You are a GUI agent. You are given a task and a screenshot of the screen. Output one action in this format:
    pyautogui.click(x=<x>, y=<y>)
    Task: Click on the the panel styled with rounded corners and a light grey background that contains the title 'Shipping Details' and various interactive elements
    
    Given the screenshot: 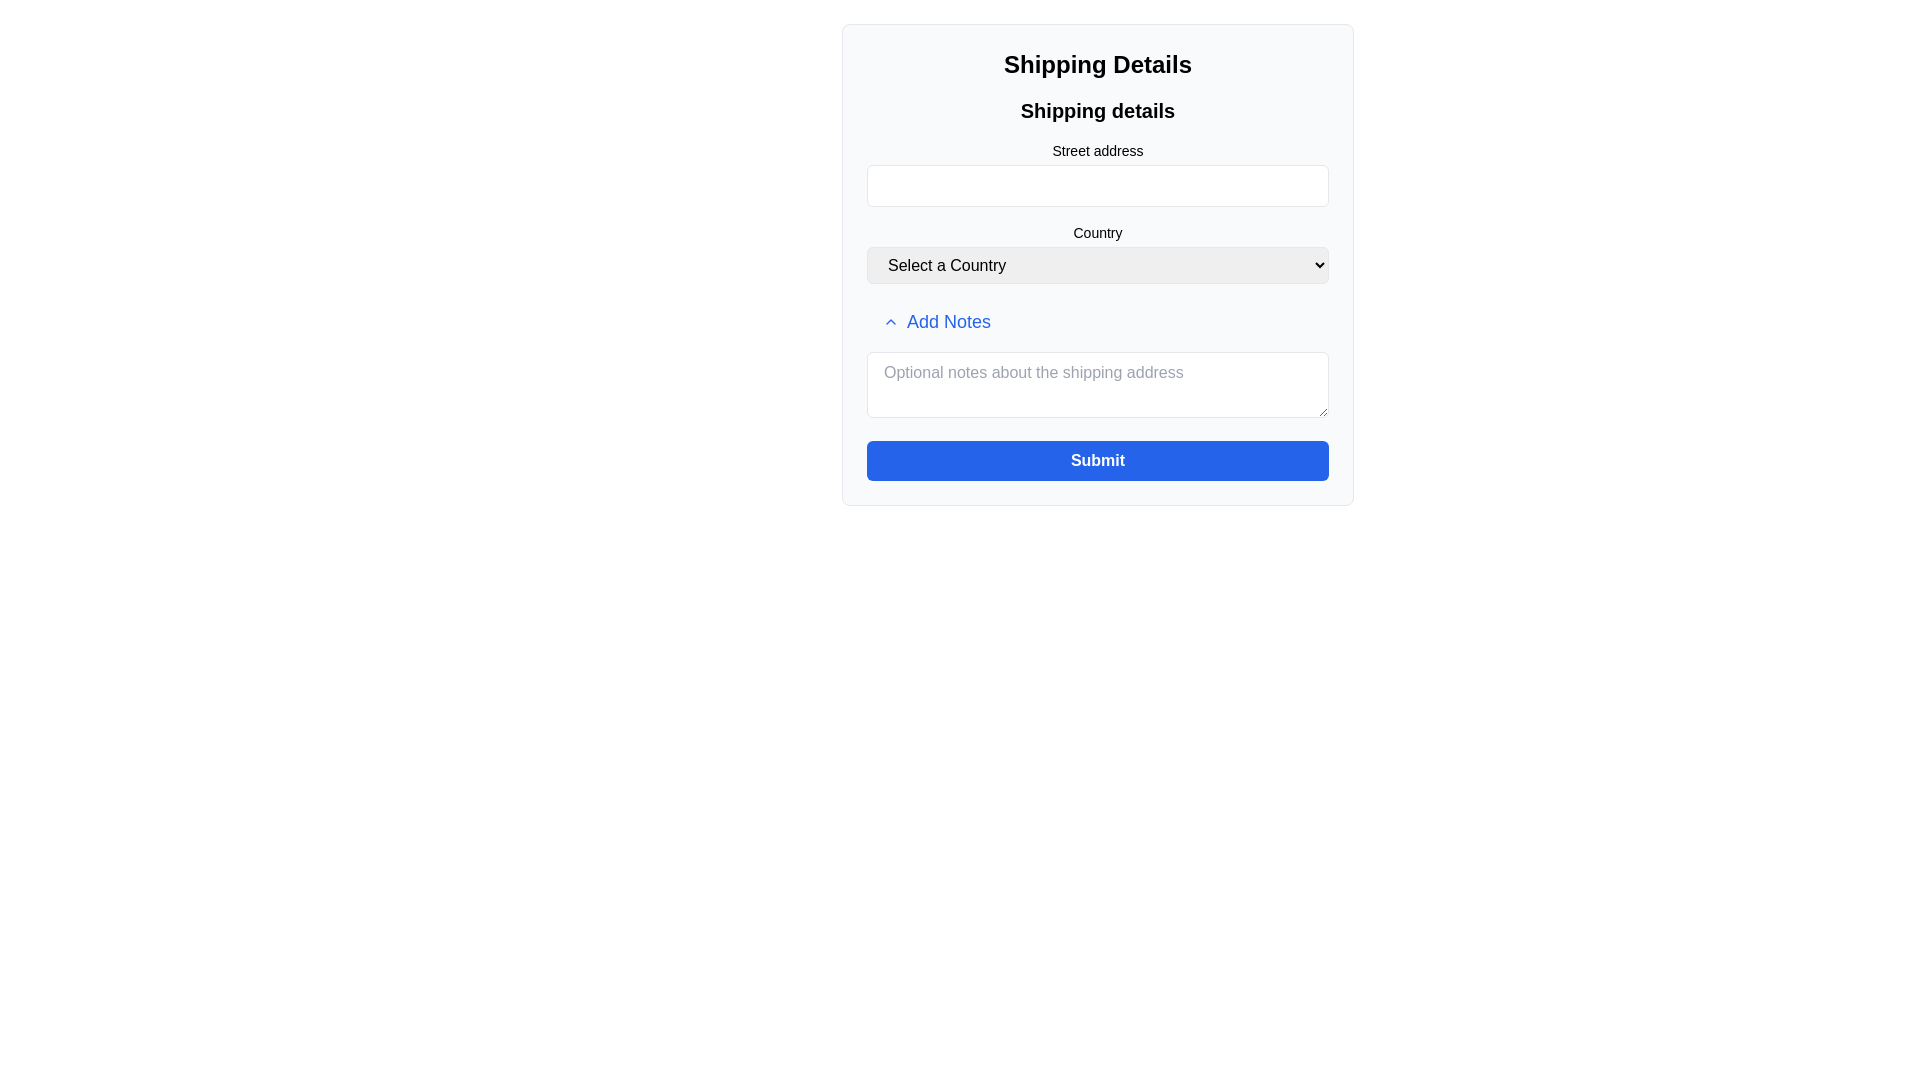 What is the action you would take?
    pyautogui.click(x=1097, y=264)
    